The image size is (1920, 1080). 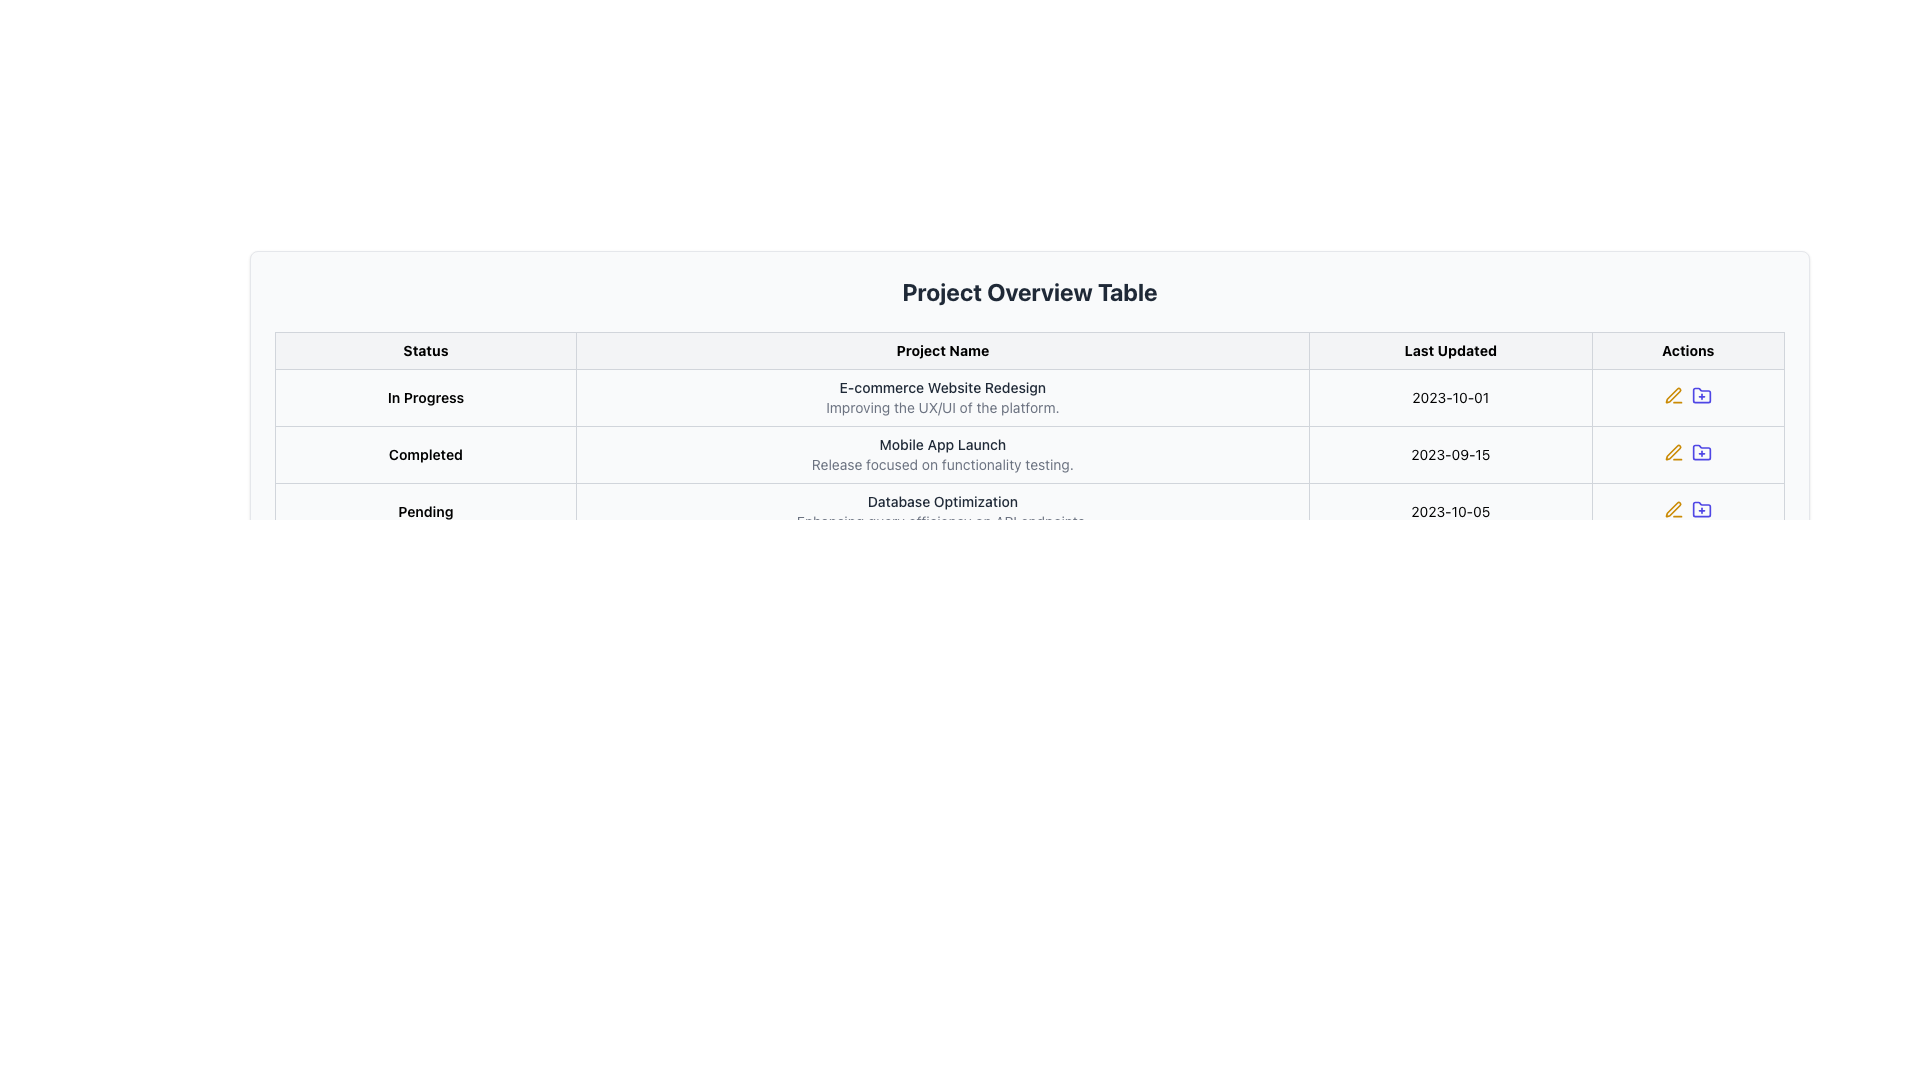 I want to click on the text label that says 'Completed' in the second row of the 'Status' column of the table, which is prominently styled with bold black text on a white background, so click(x=424, y=455).